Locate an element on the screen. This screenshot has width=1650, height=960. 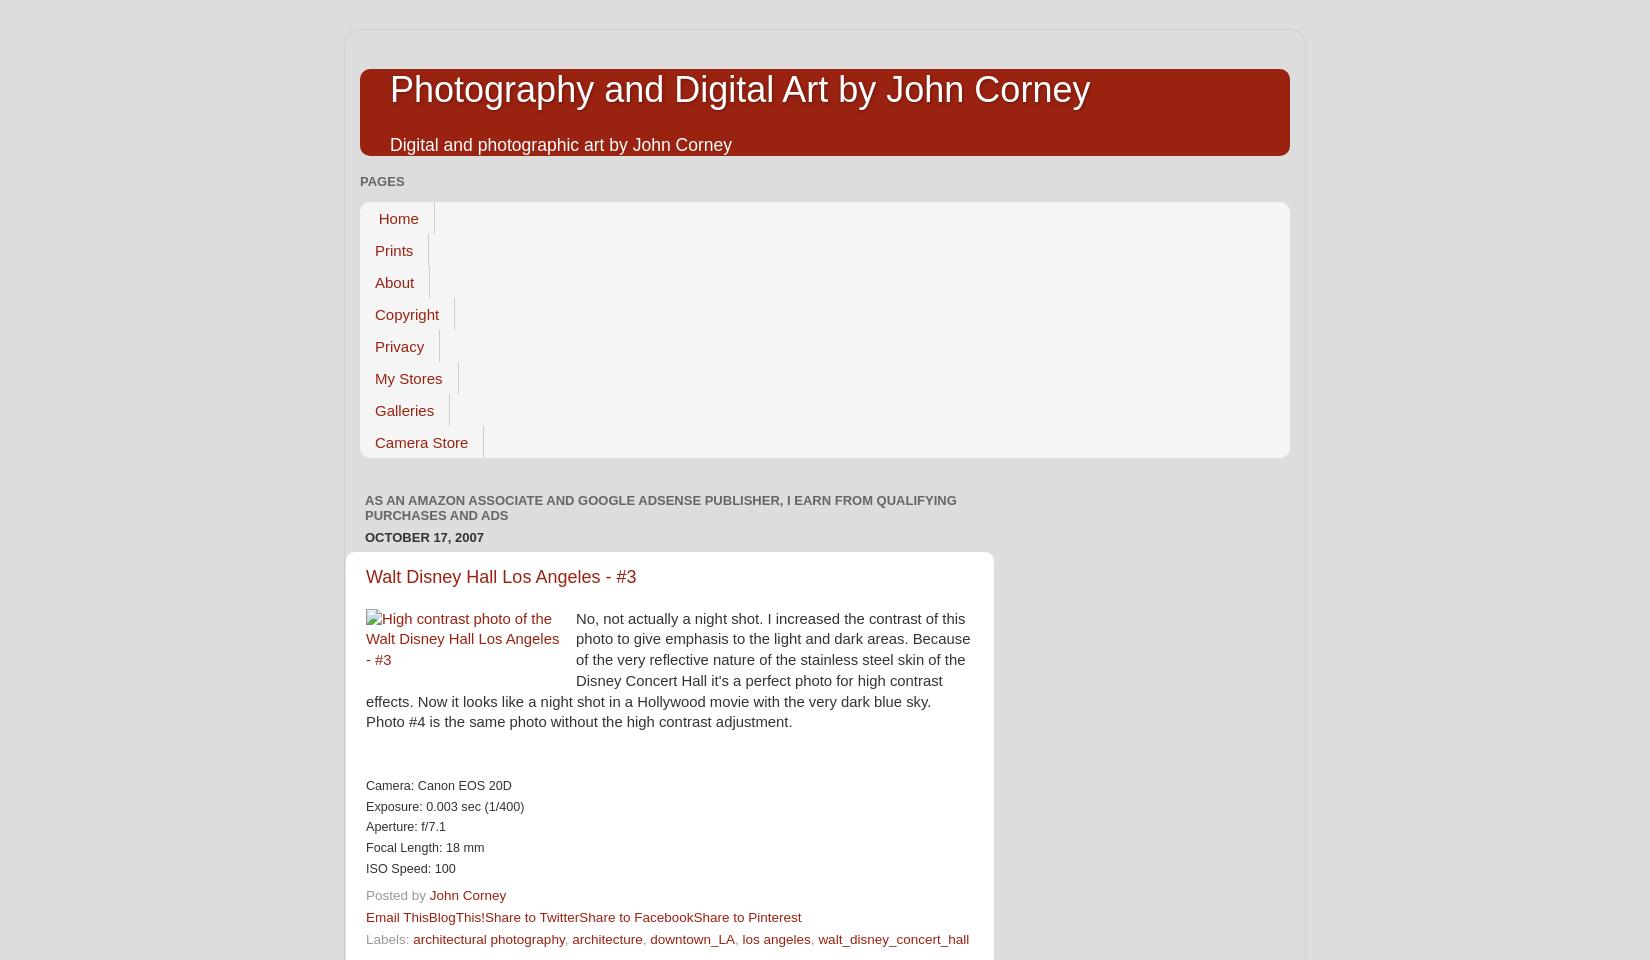
'October 17, 2007' is located at coordinates (423, 535).